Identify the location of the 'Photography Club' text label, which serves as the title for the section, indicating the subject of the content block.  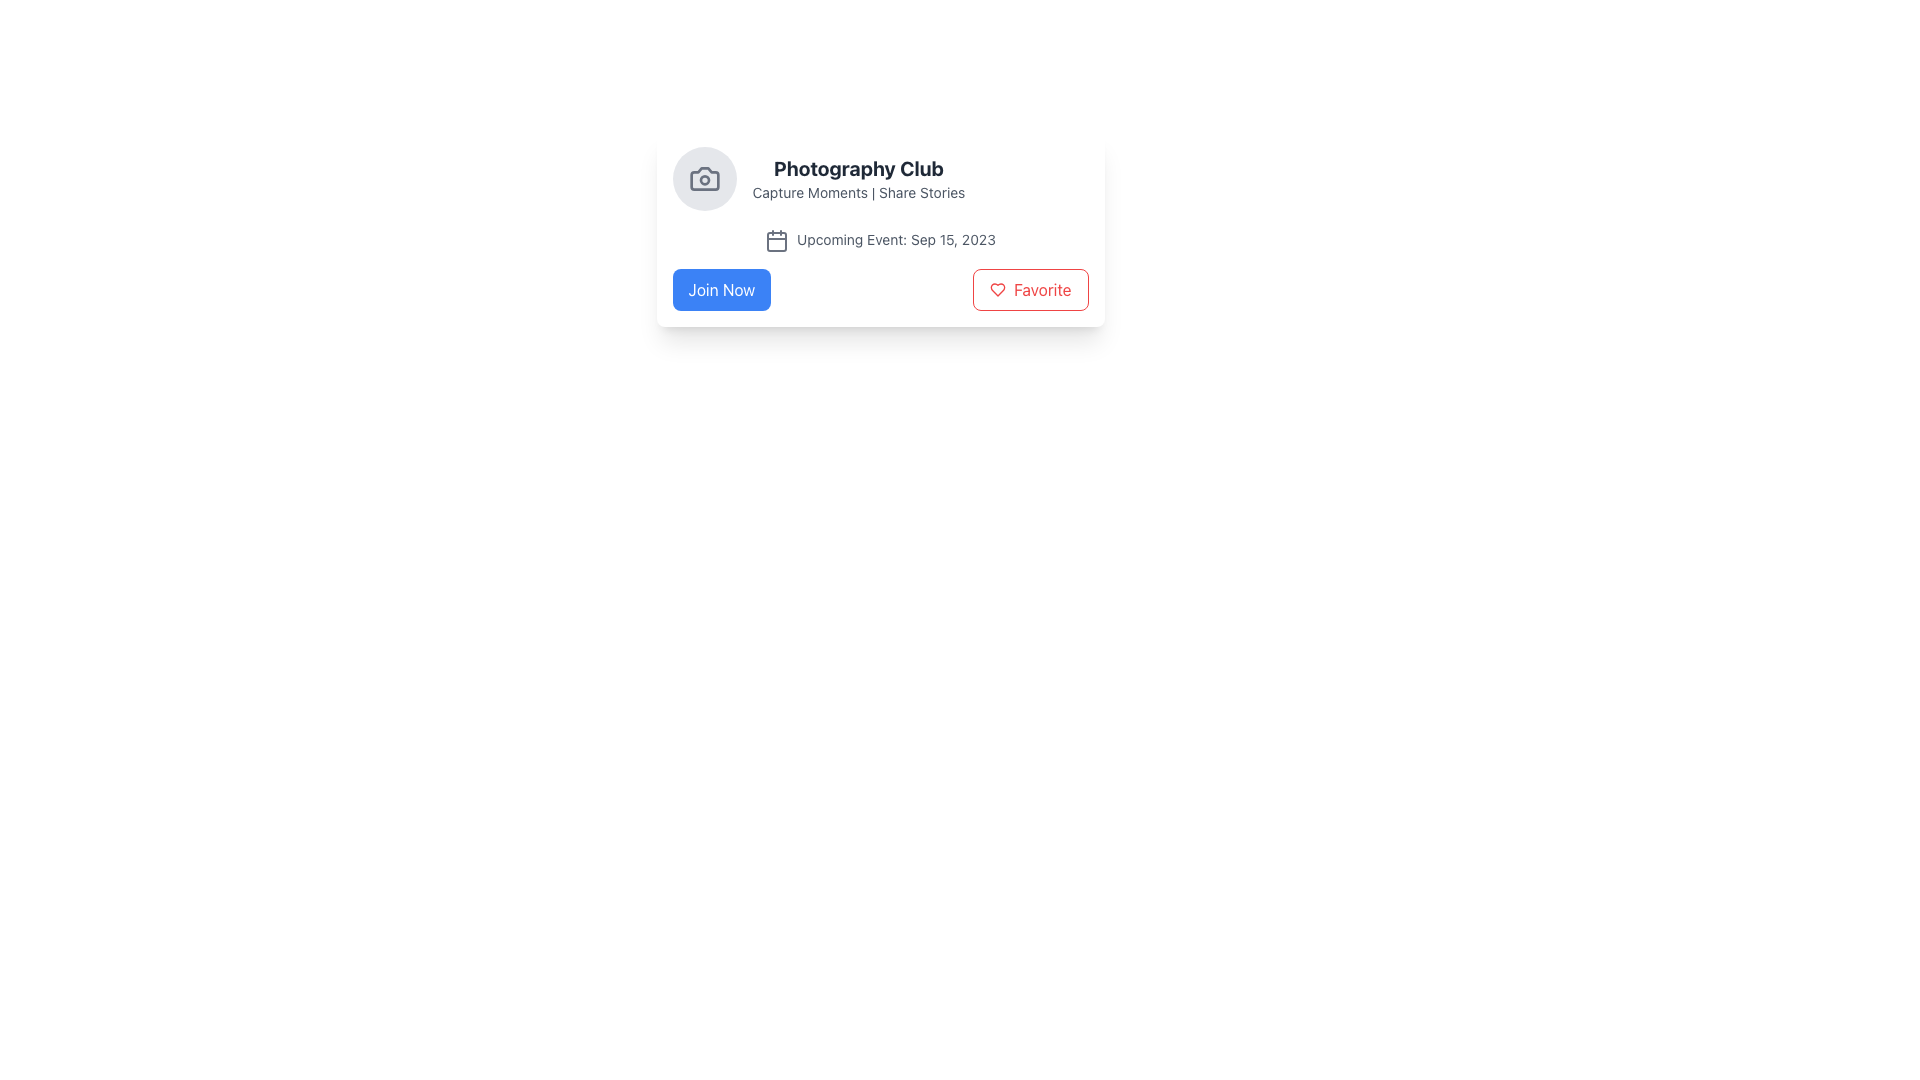
(858, 168).